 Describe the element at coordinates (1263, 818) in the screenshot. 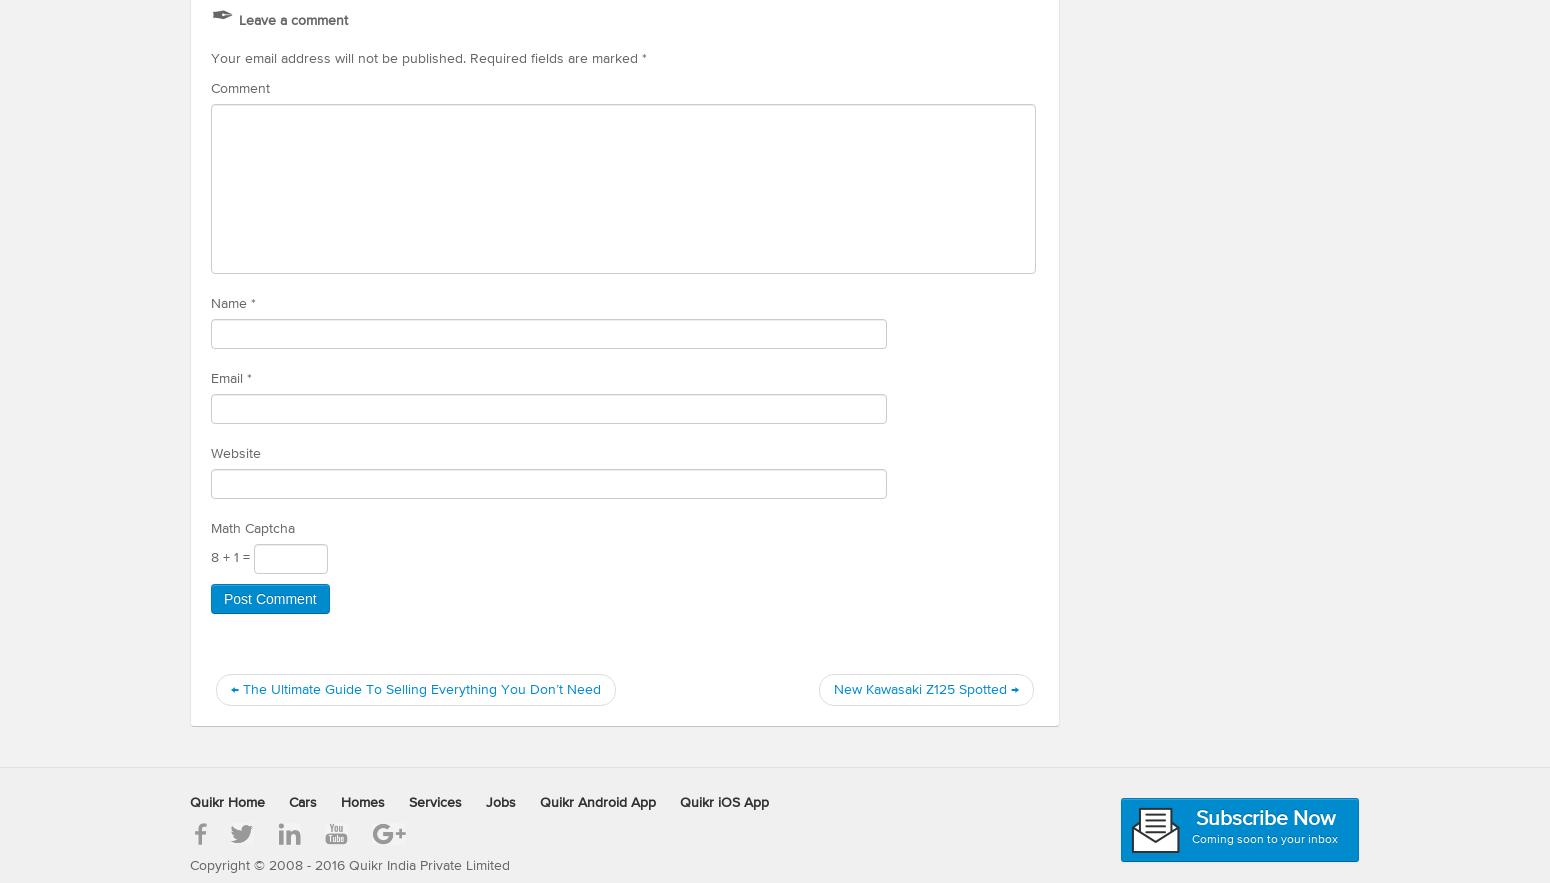

I see `'Subscribe Now'` at that location.